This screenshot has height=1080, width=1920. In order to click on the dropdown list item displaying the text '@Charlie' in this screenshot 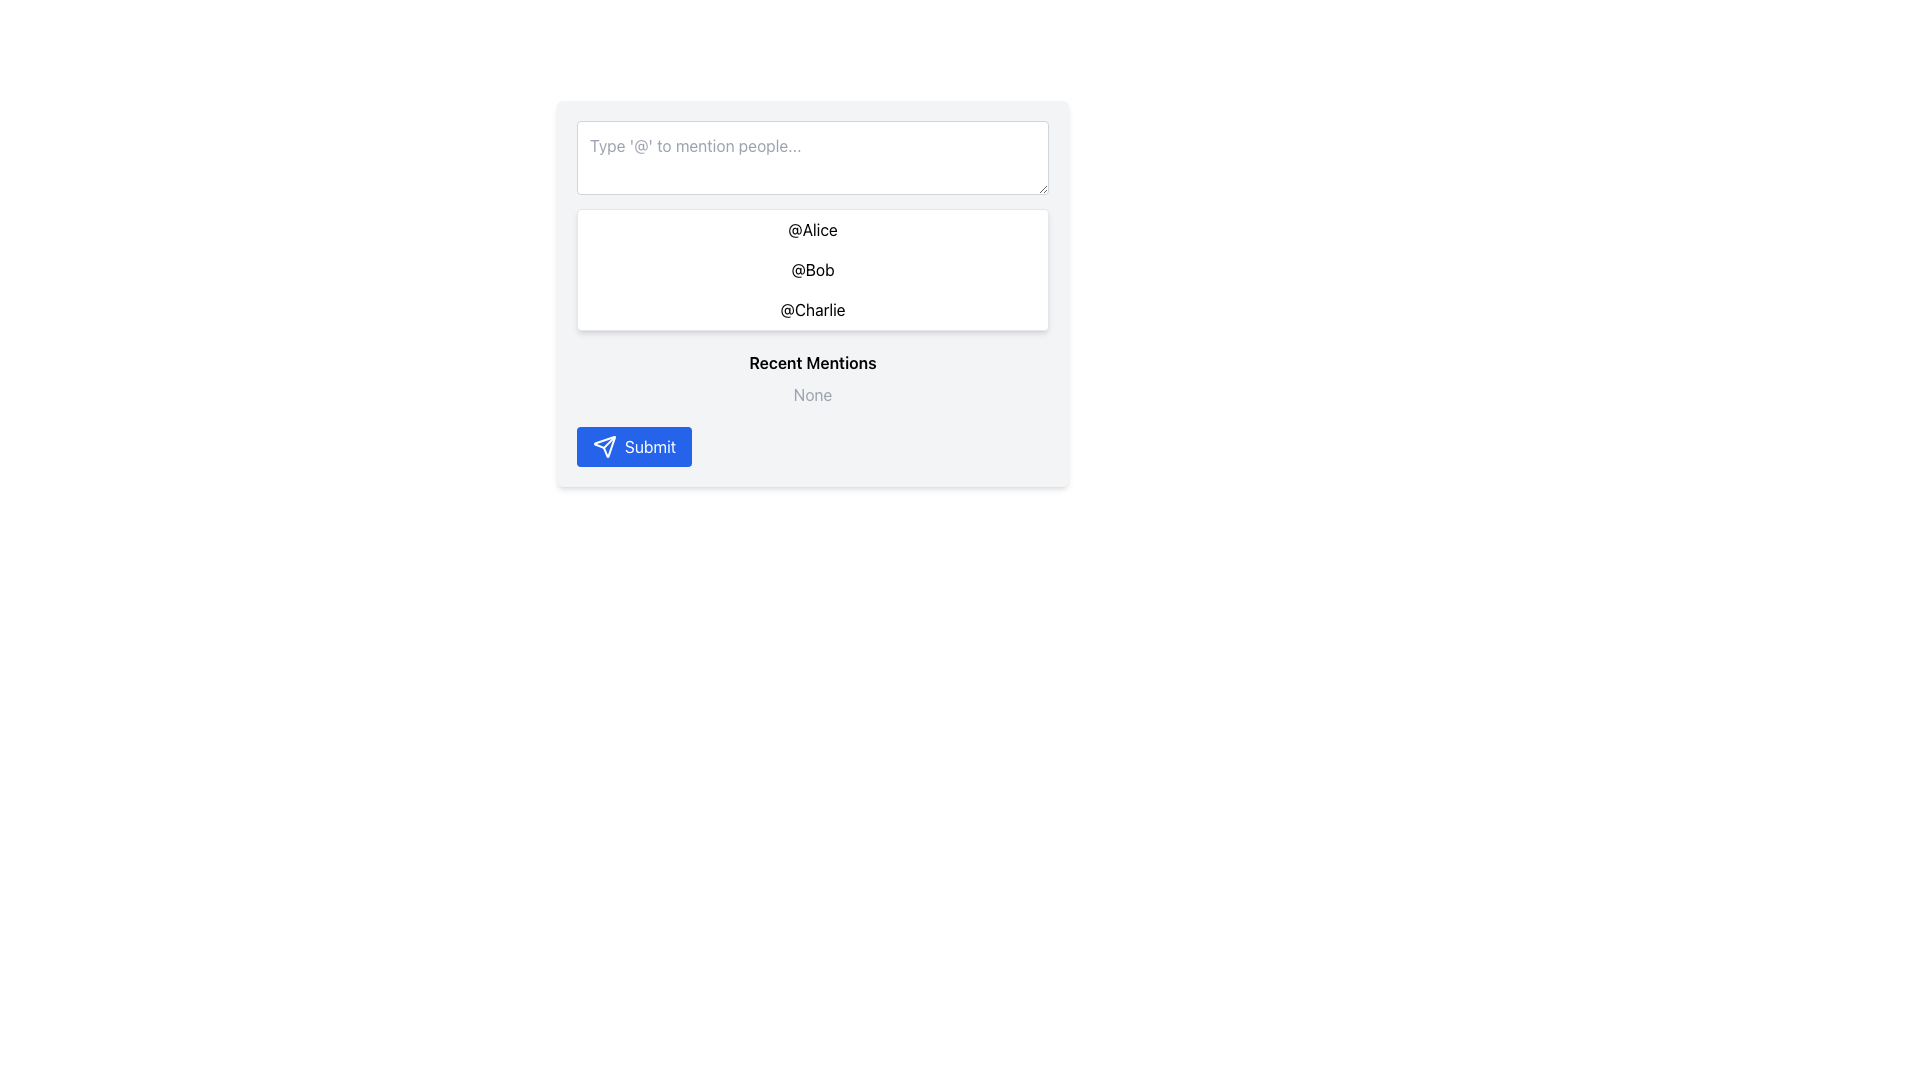, I will do `click(812, 309)`.